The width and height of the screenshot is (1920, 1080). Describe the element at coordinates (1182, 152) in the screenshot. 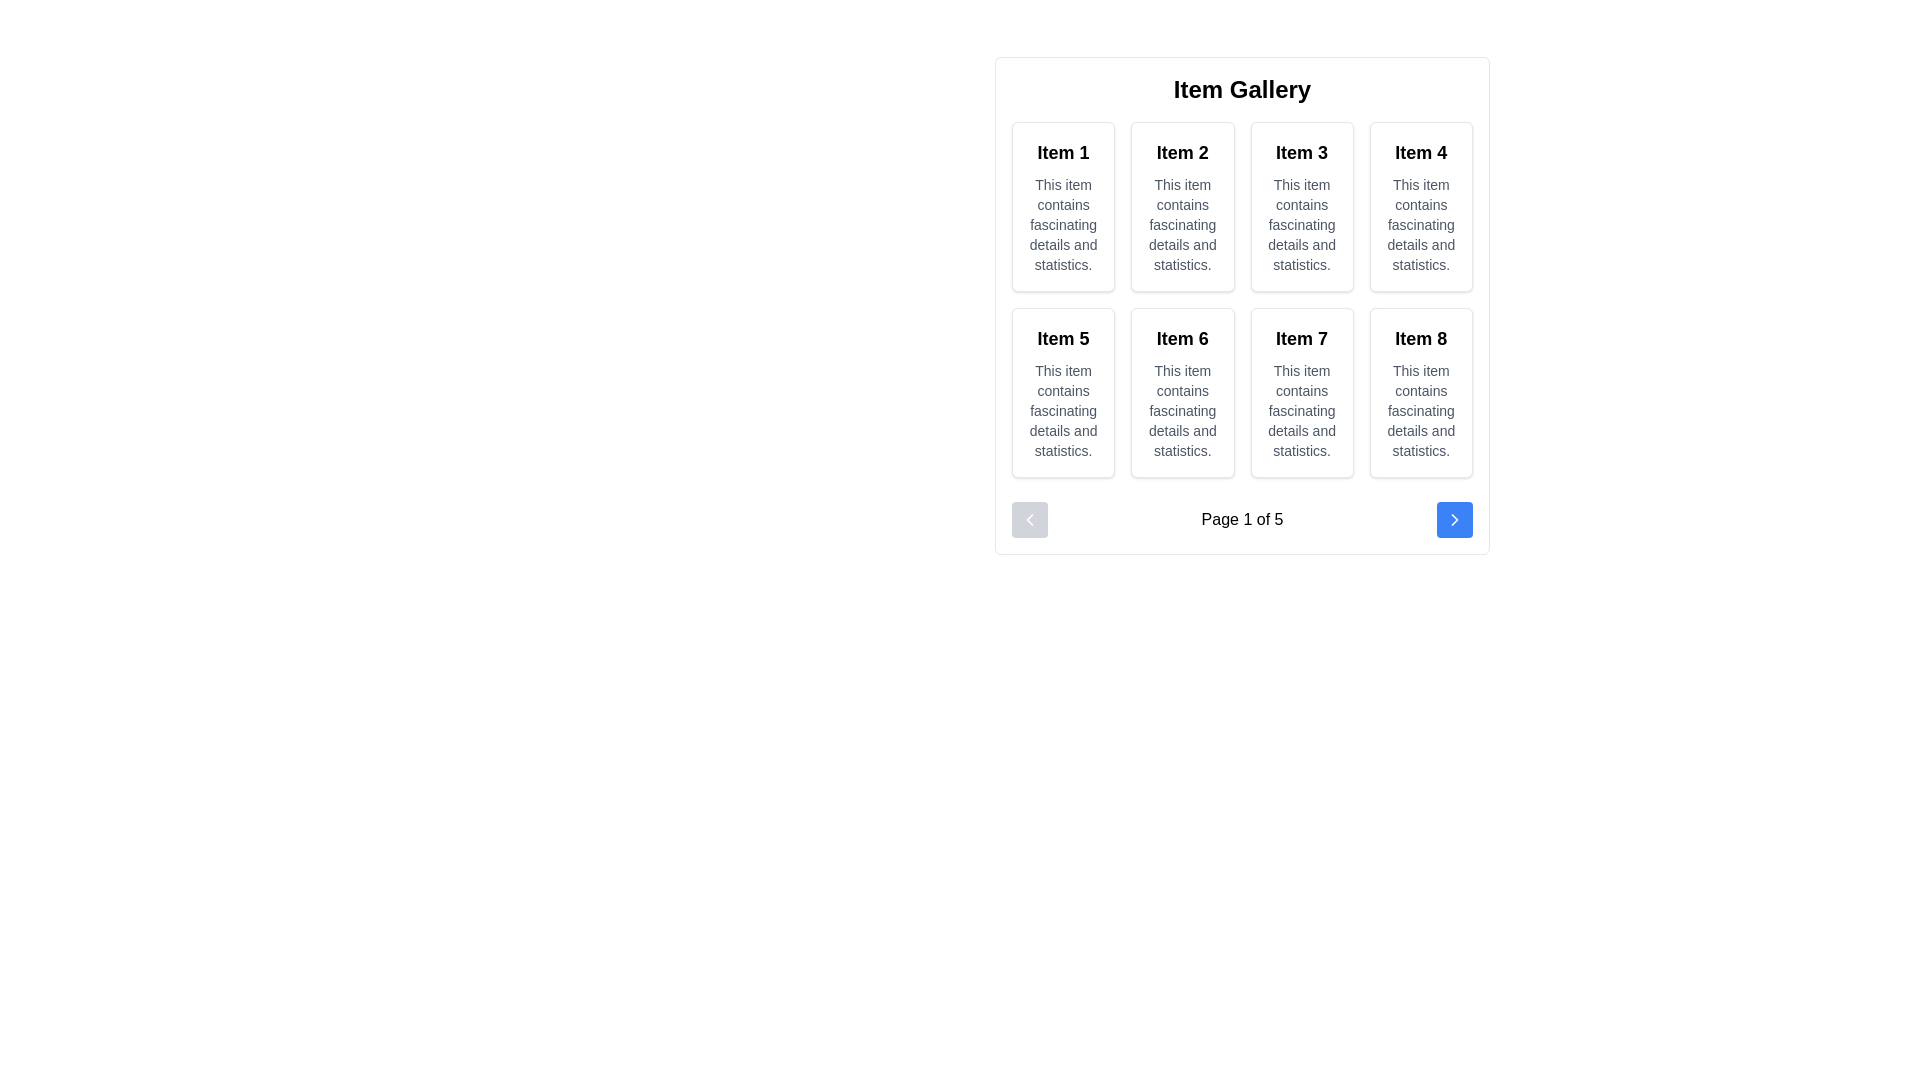

I see `heading text for 'Item 2' located at the top of the bordered card in the second column, first row of the grid layout` at that location.